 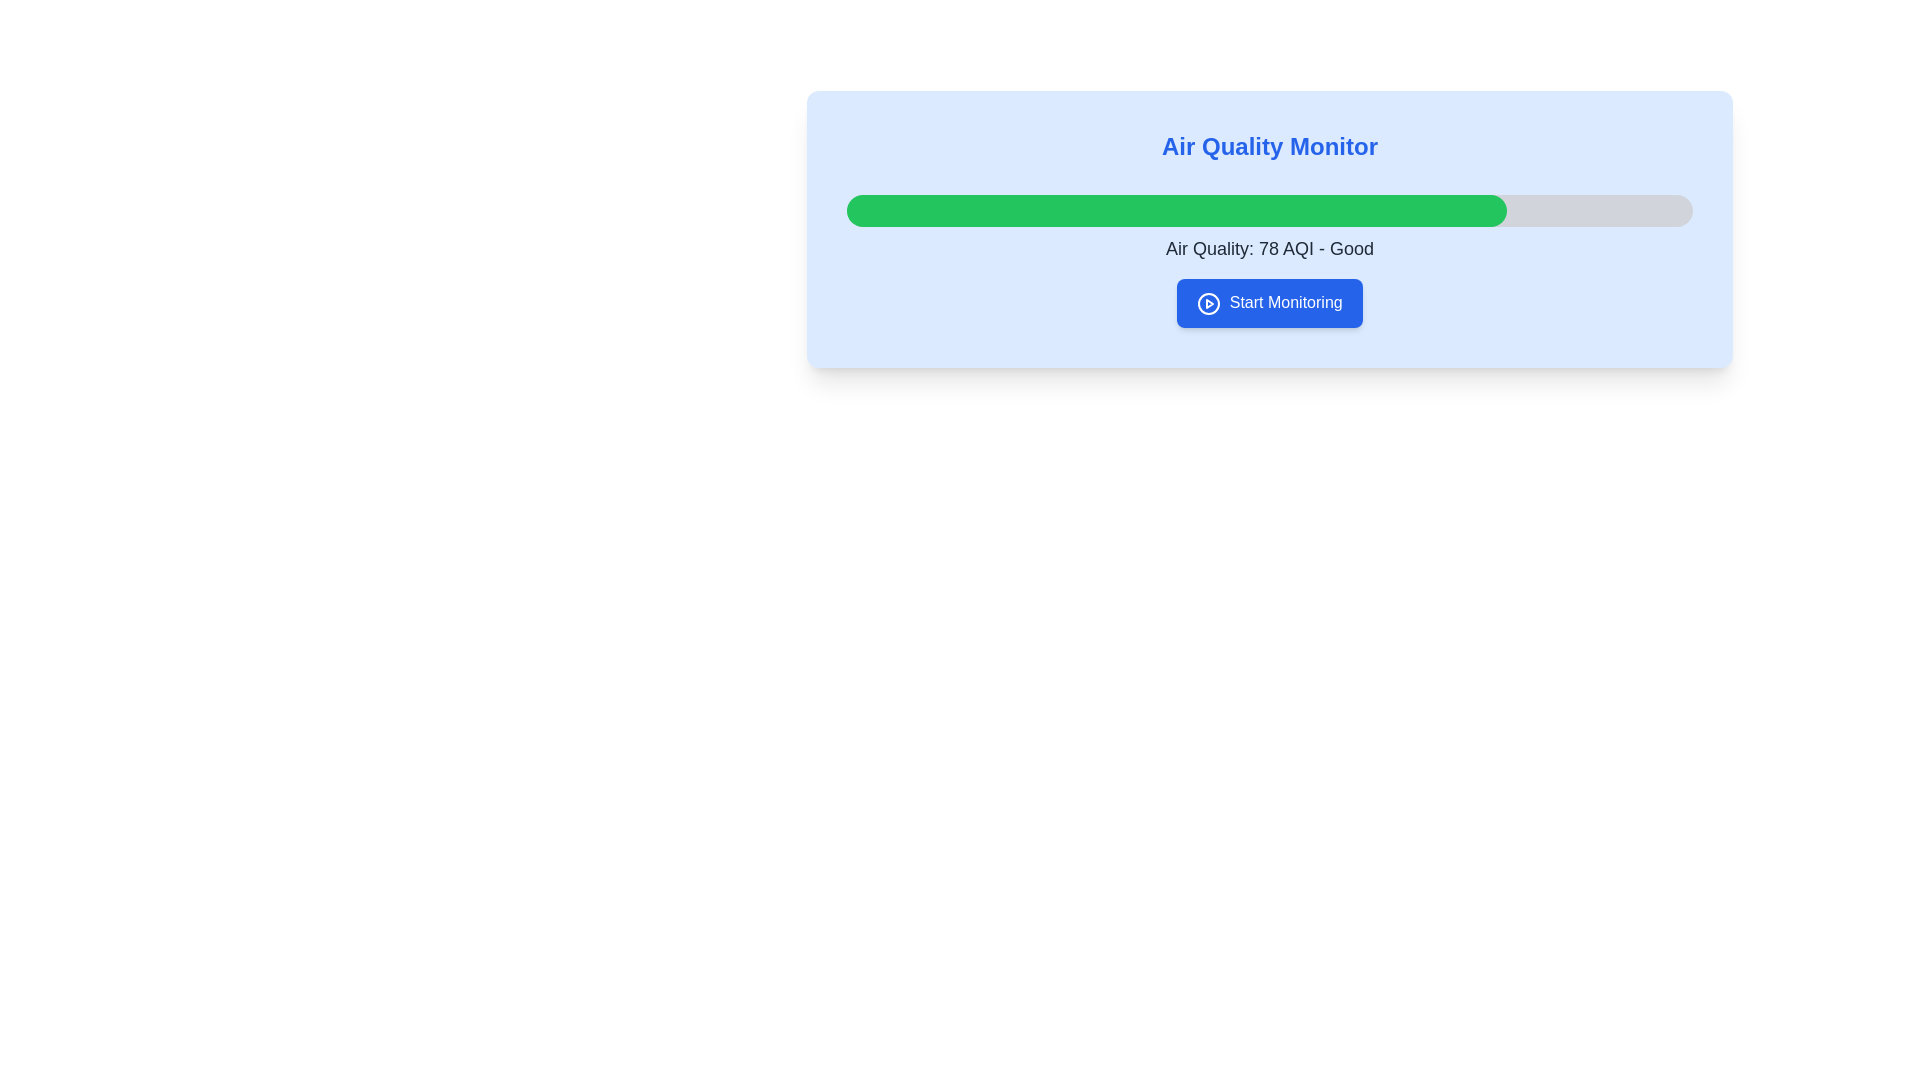 I want to click on the monitoring button located below the progress bar and air quality details to initiate the monitoring process, so click(x=1267, y=303).